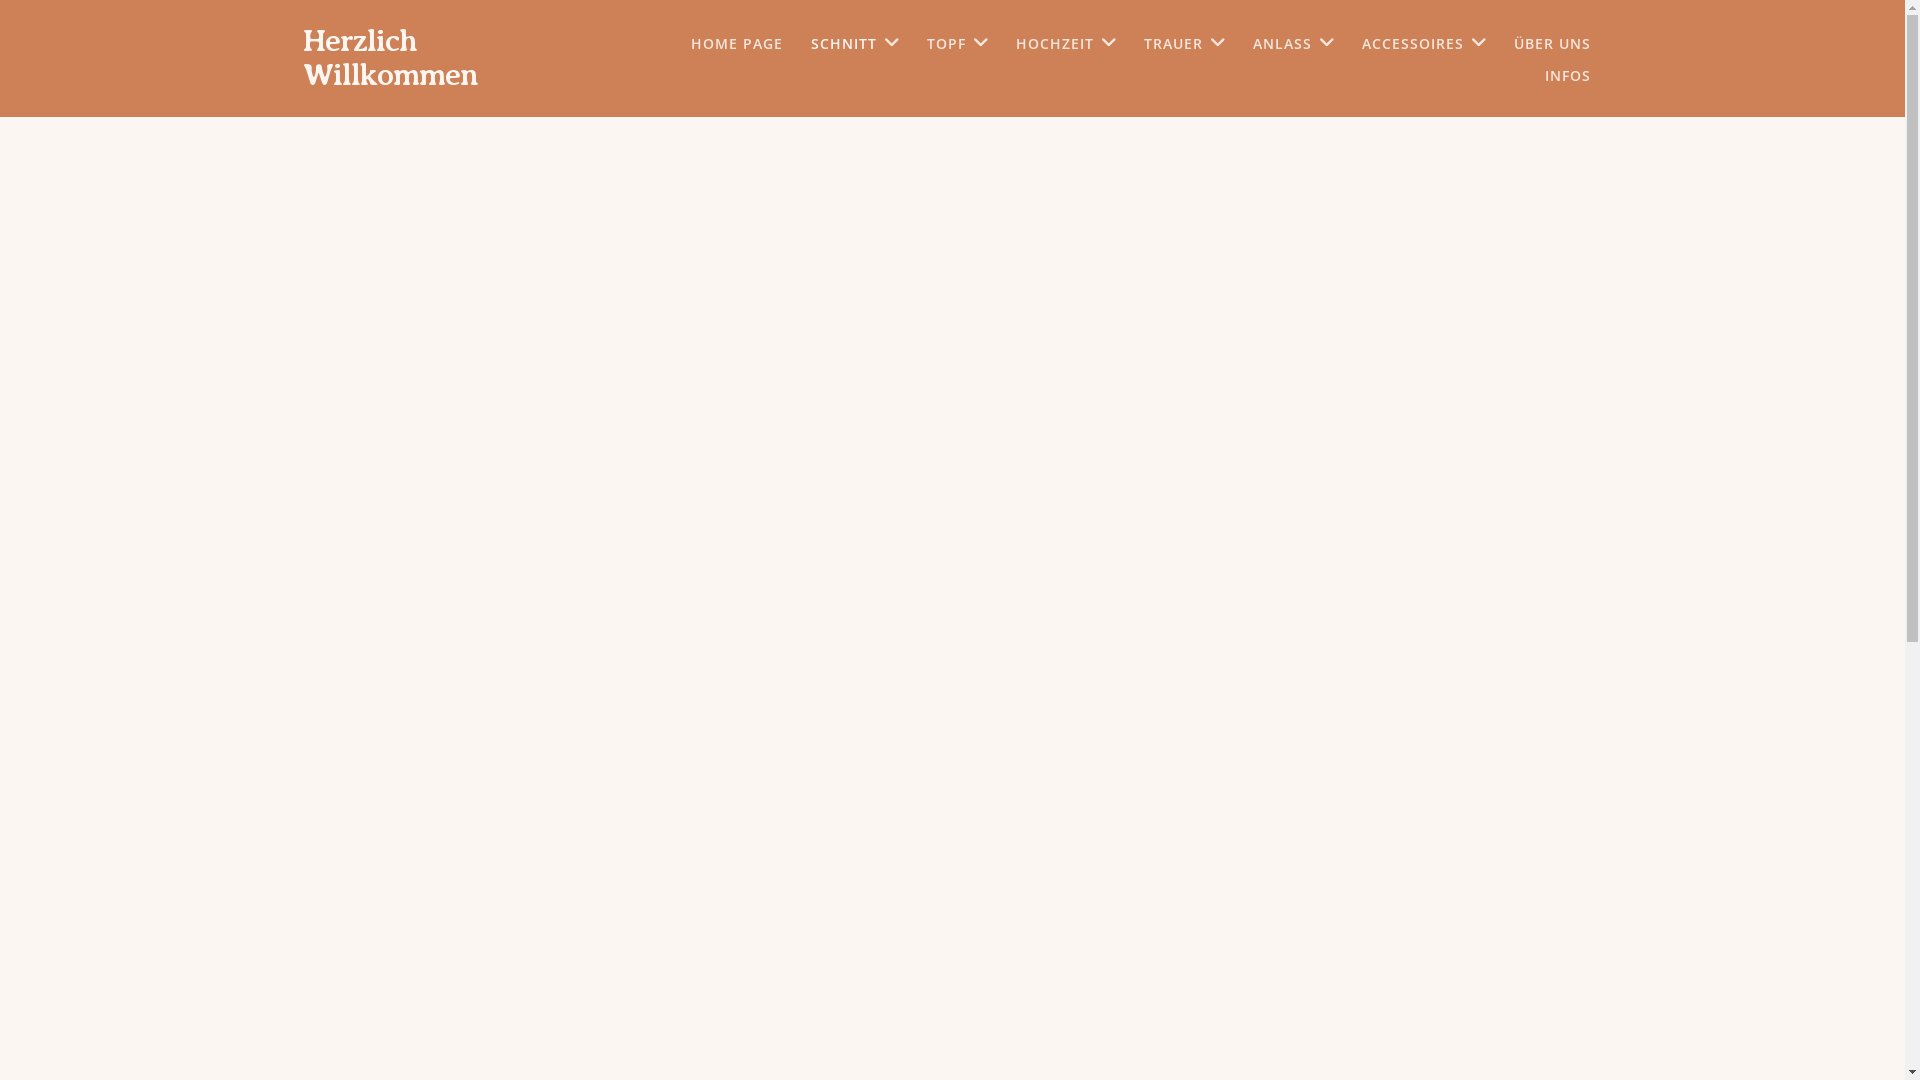 This screenshot has height=1080, width=1920. What do you see at coordinates (734, 43) in the screenshot?
I see `'HOME PAGE'` at bounding box center [734, 43].